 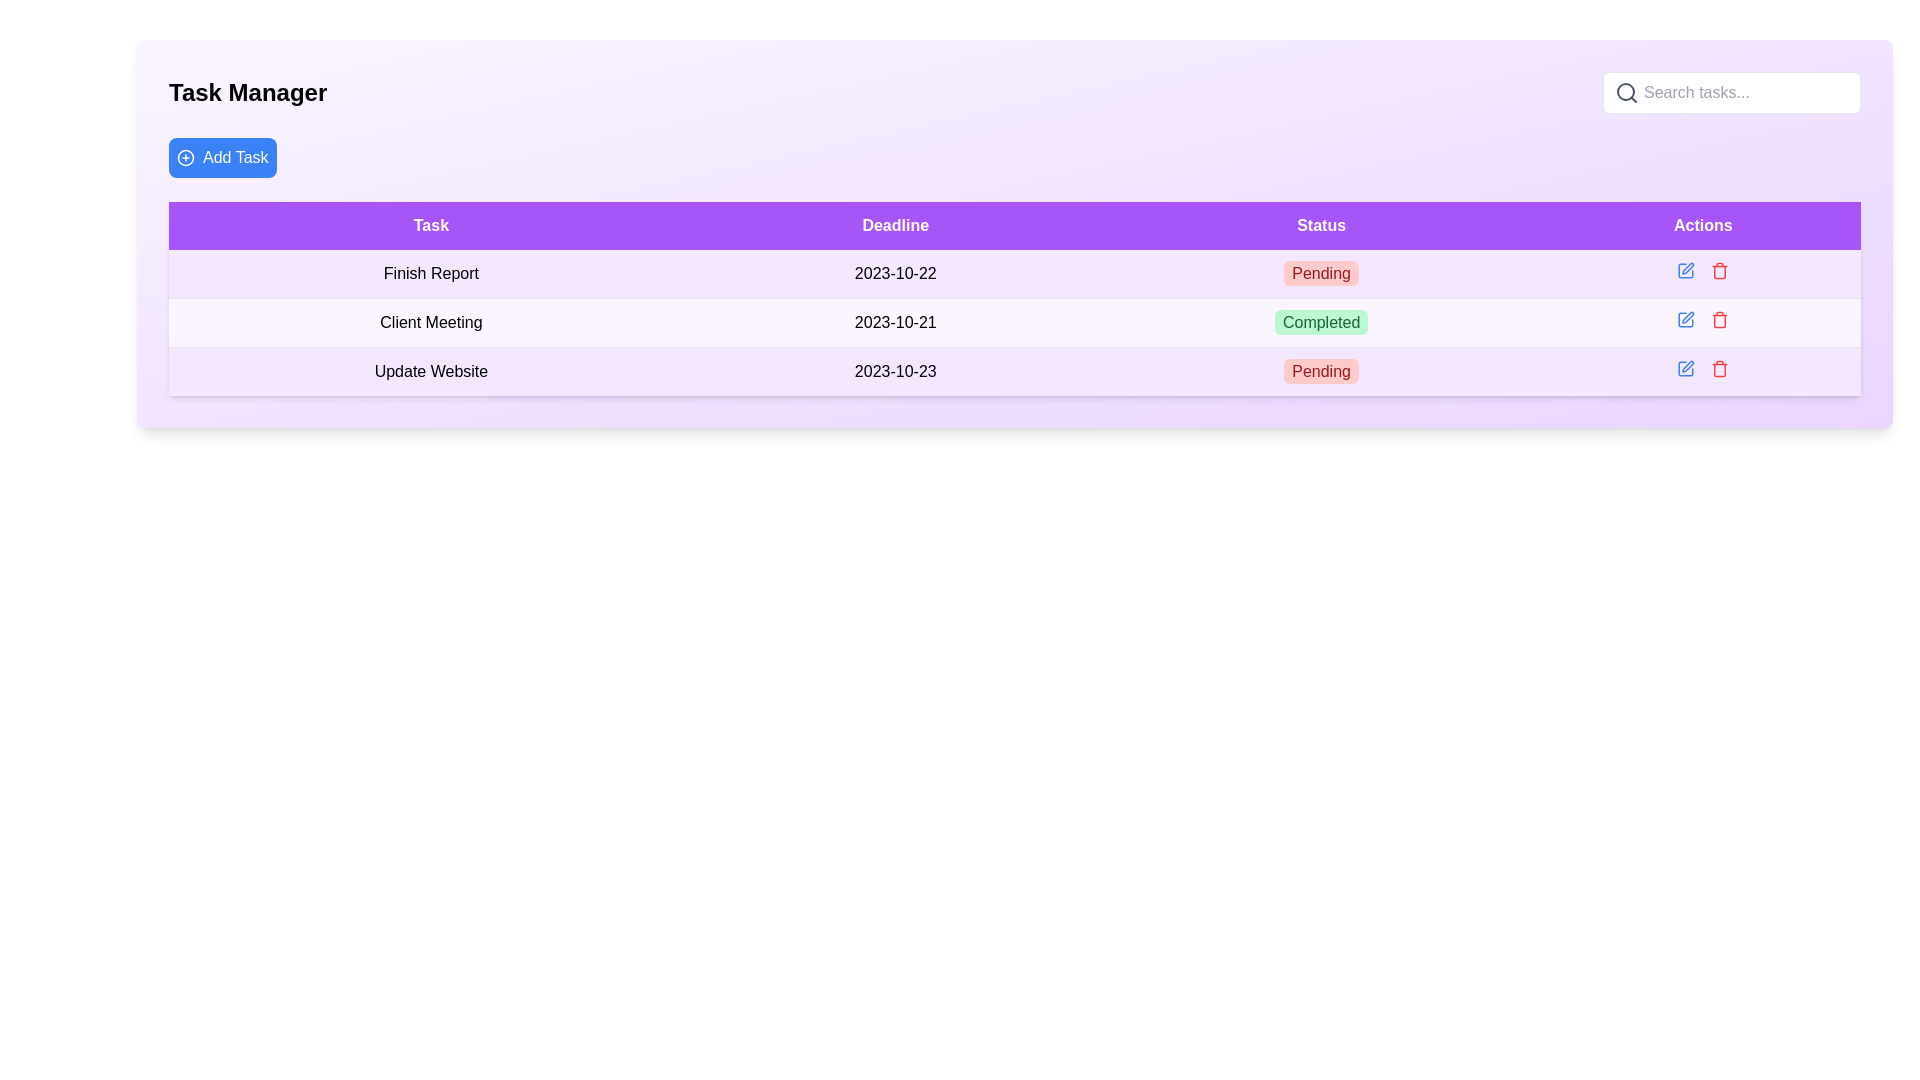 I want to click on the small blue icon depicting a square with a pen symbol, located in the 'Actions' column next to 'Completed' for the 'Client Meeting' row, so click(x=1685, y=319).